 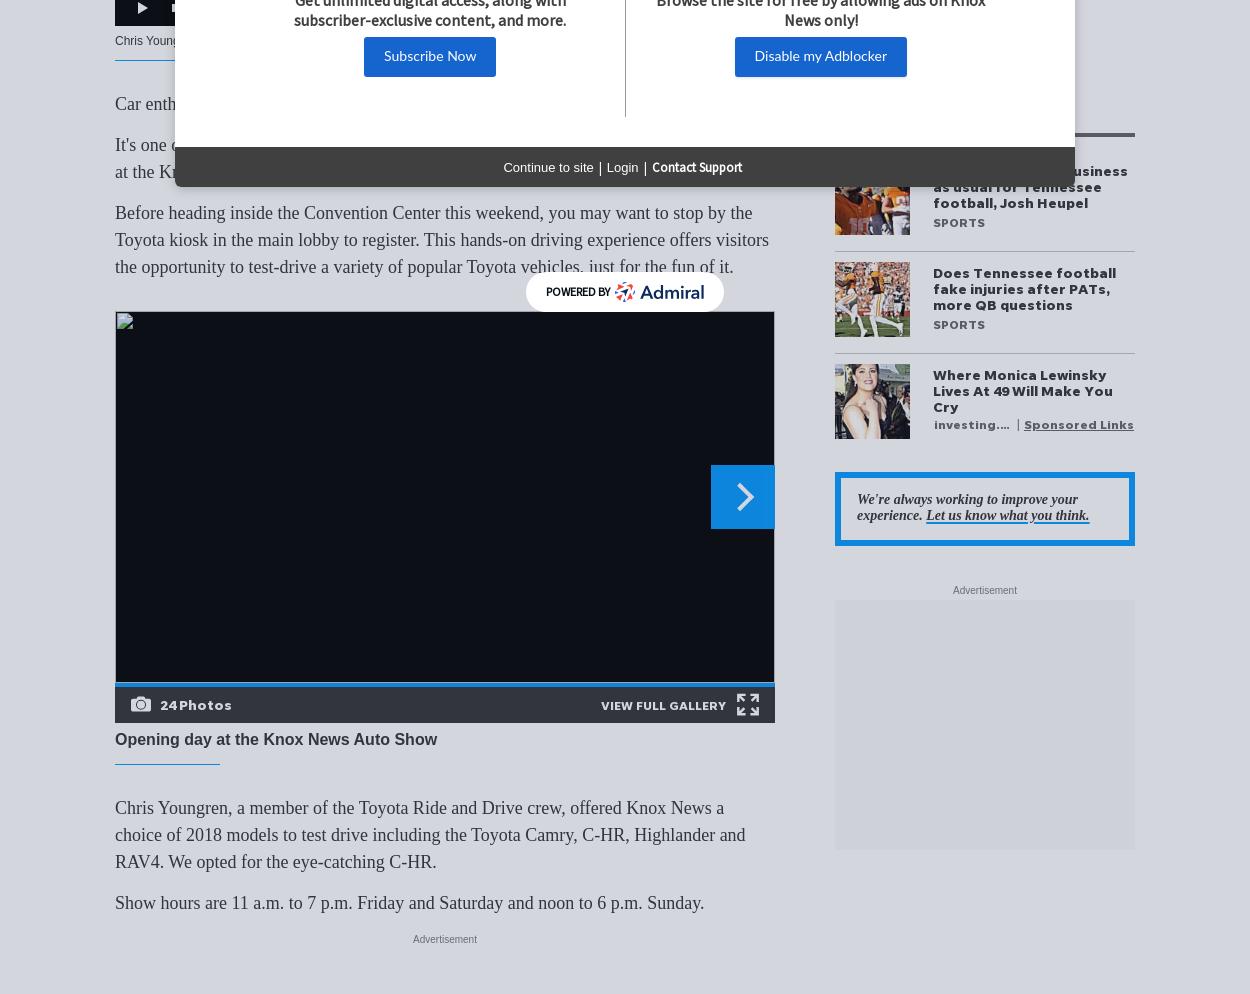 I want to click on 'Powered By', so click(x=577, y=291).